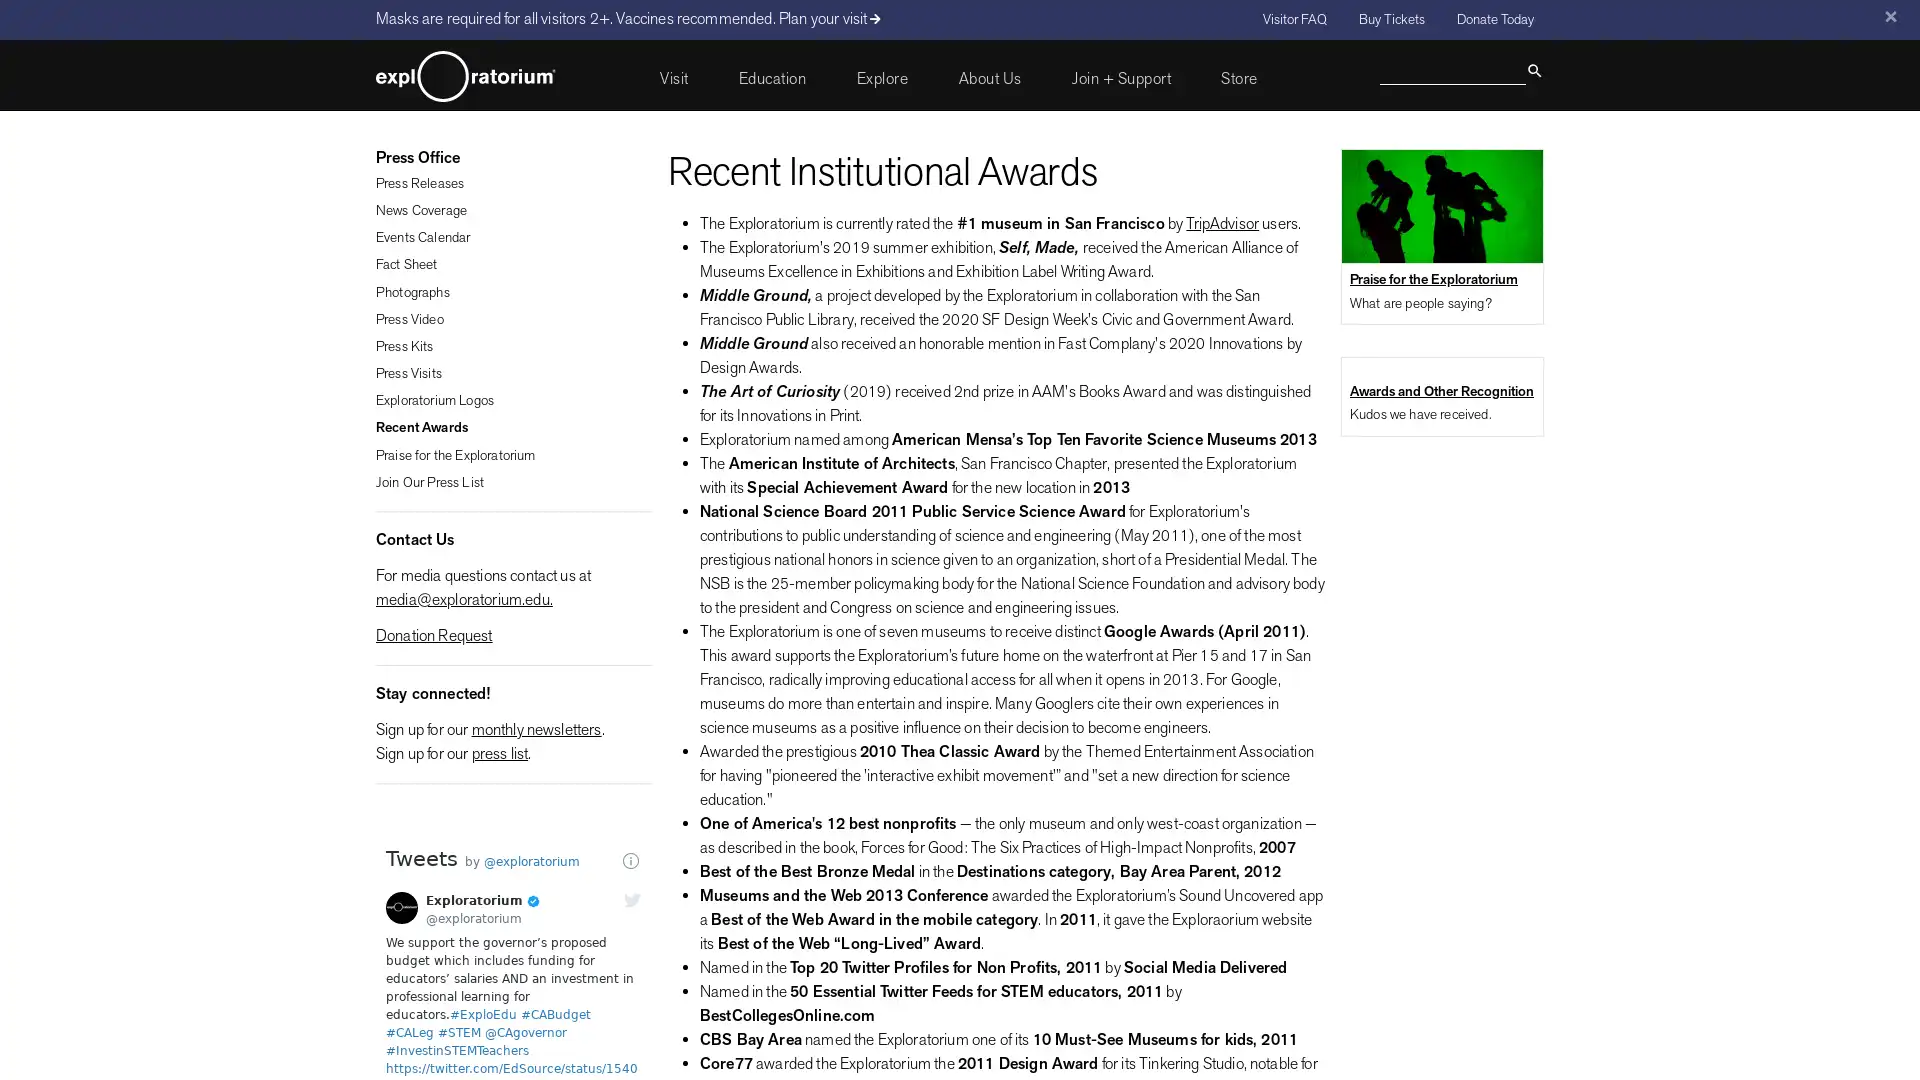 This screenshot has width=1920, height=1080. I want to click on Close, so click(1889, 16).